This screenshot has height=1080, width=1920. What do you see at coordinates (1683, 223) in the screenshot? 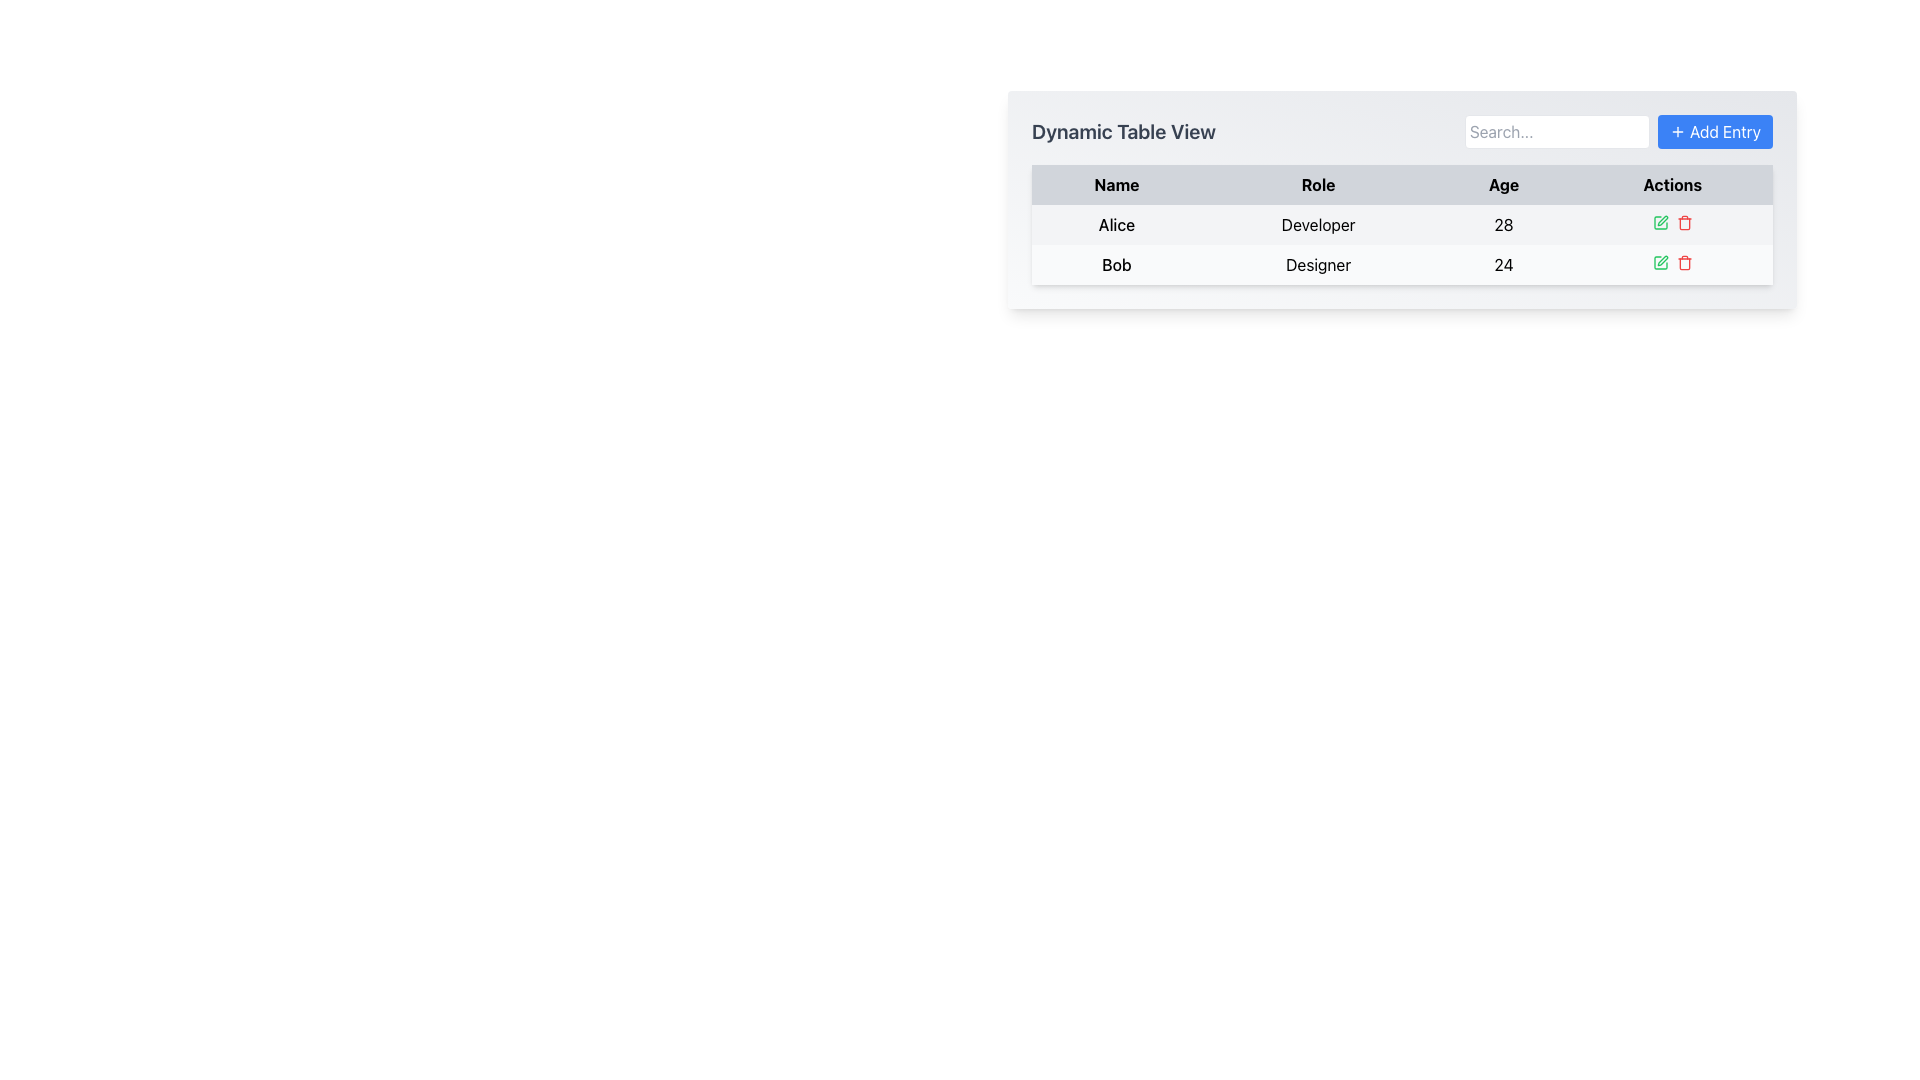
I see `the trash can icon button` at bounding box center [1683, 223].